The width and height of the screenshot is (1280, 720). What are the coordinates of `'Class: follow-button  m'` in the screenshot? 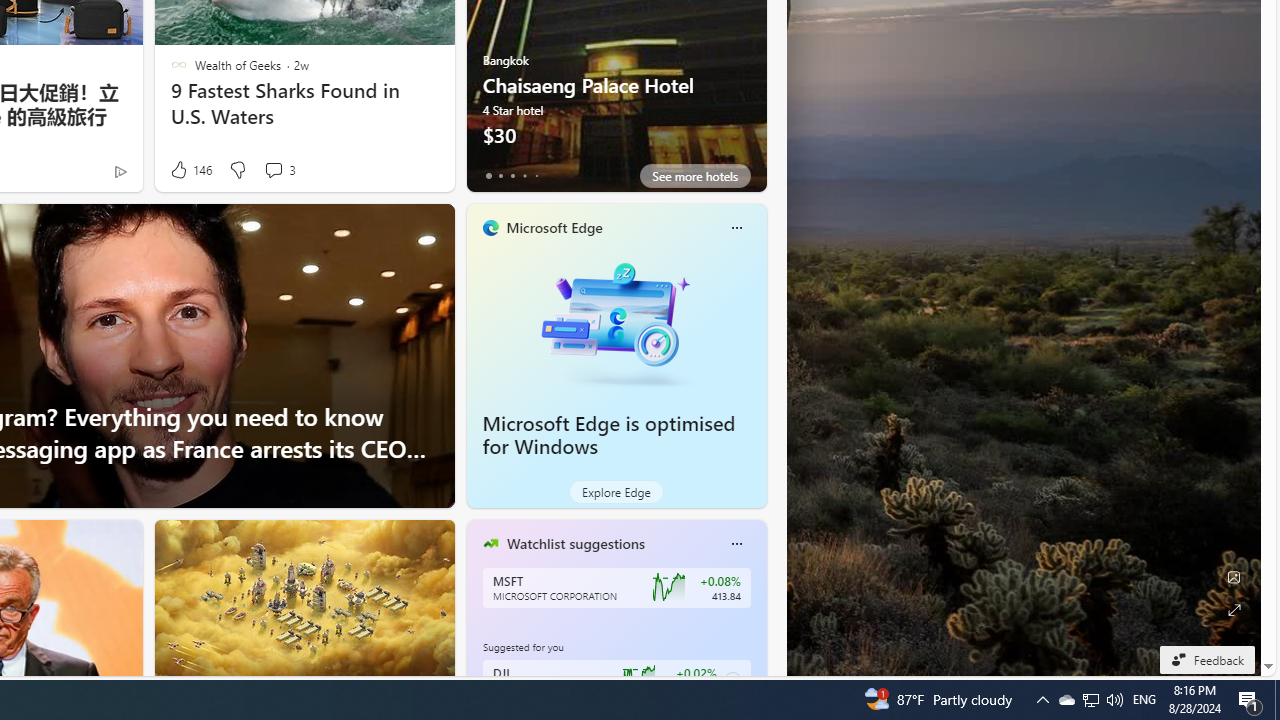 It's located at (731, 679).